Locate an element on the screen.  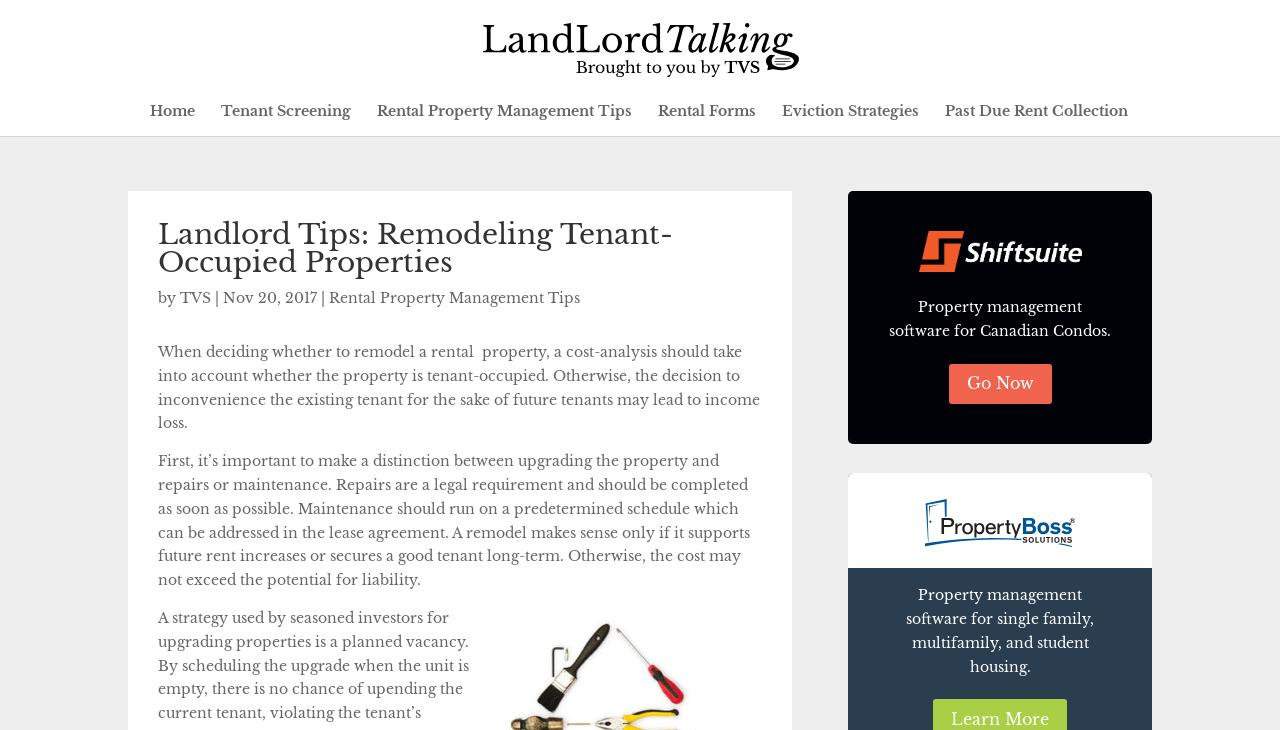
'Property management software for Canadian Condos.' is located at coordinates (999, 317).